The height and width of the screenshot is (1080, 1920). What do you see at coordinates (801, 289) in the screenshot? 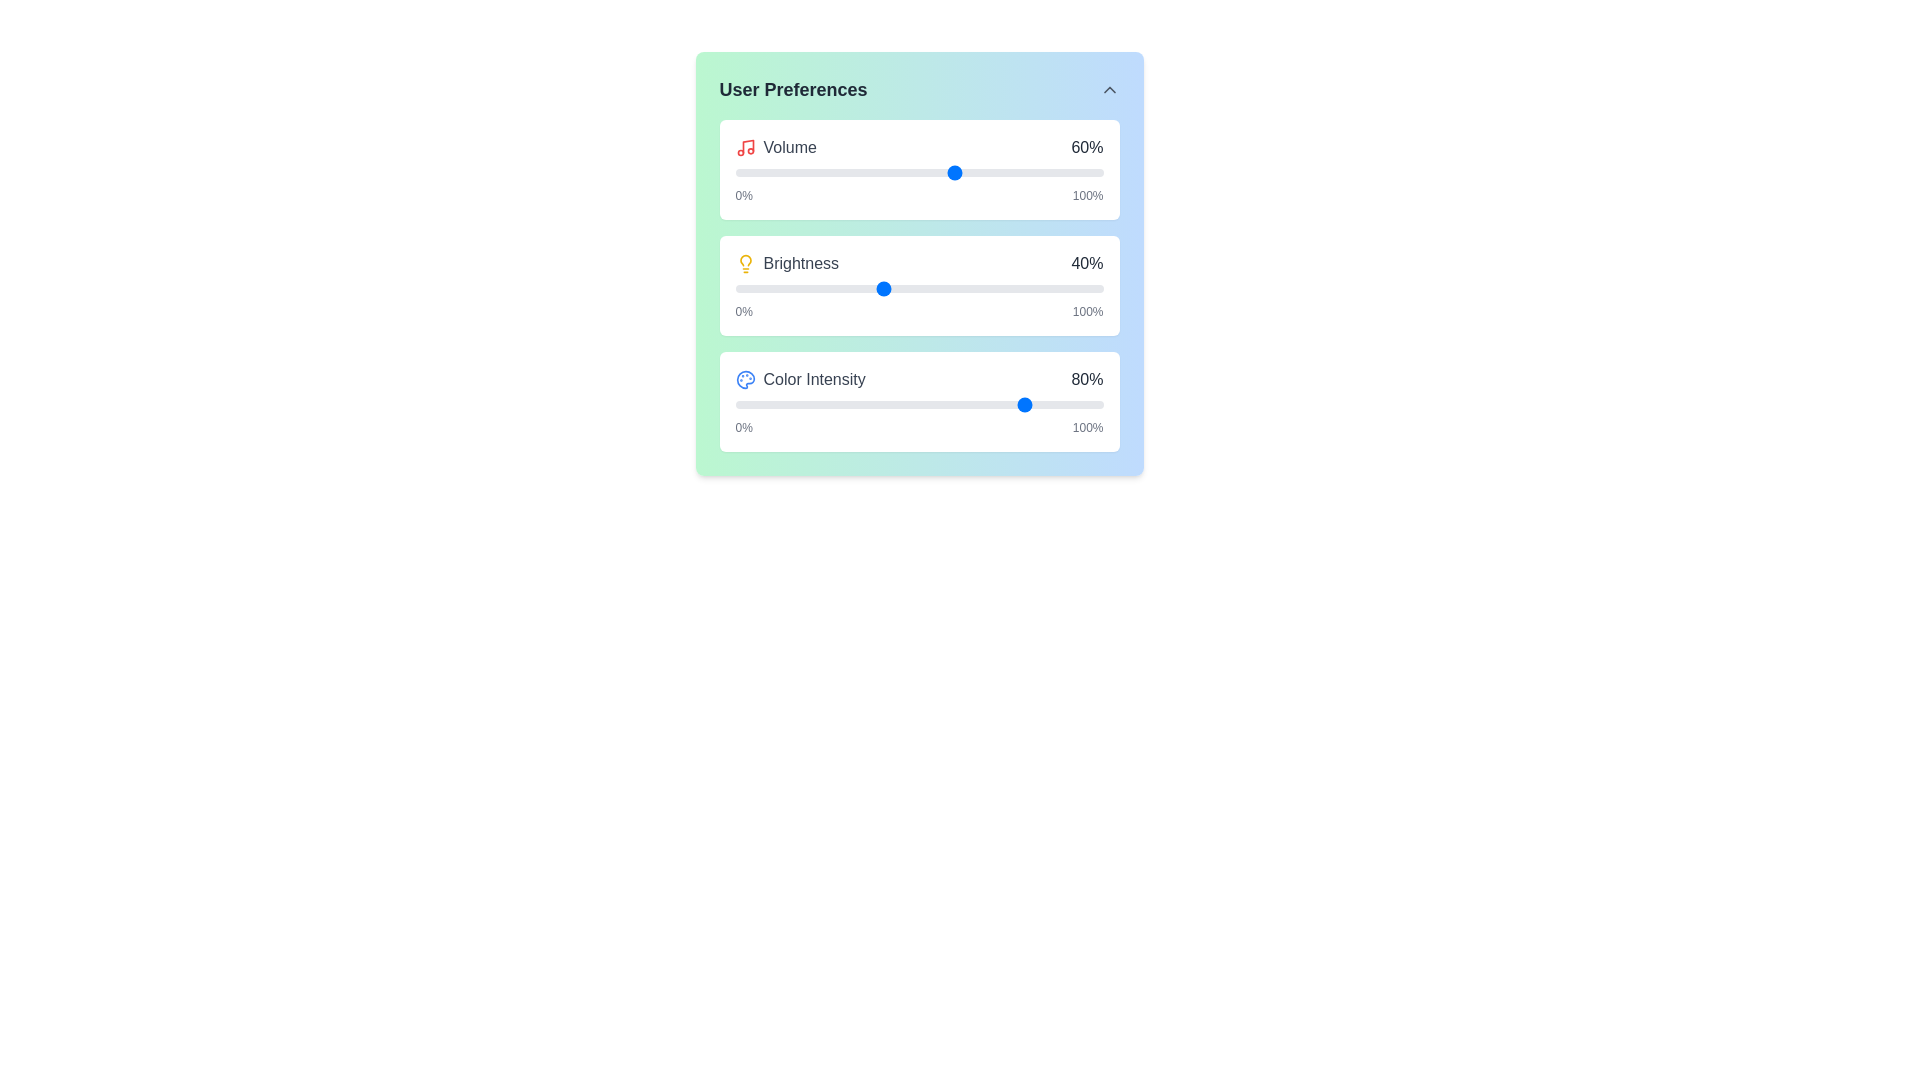
I see `brightness` at bounding box center [801, 289].